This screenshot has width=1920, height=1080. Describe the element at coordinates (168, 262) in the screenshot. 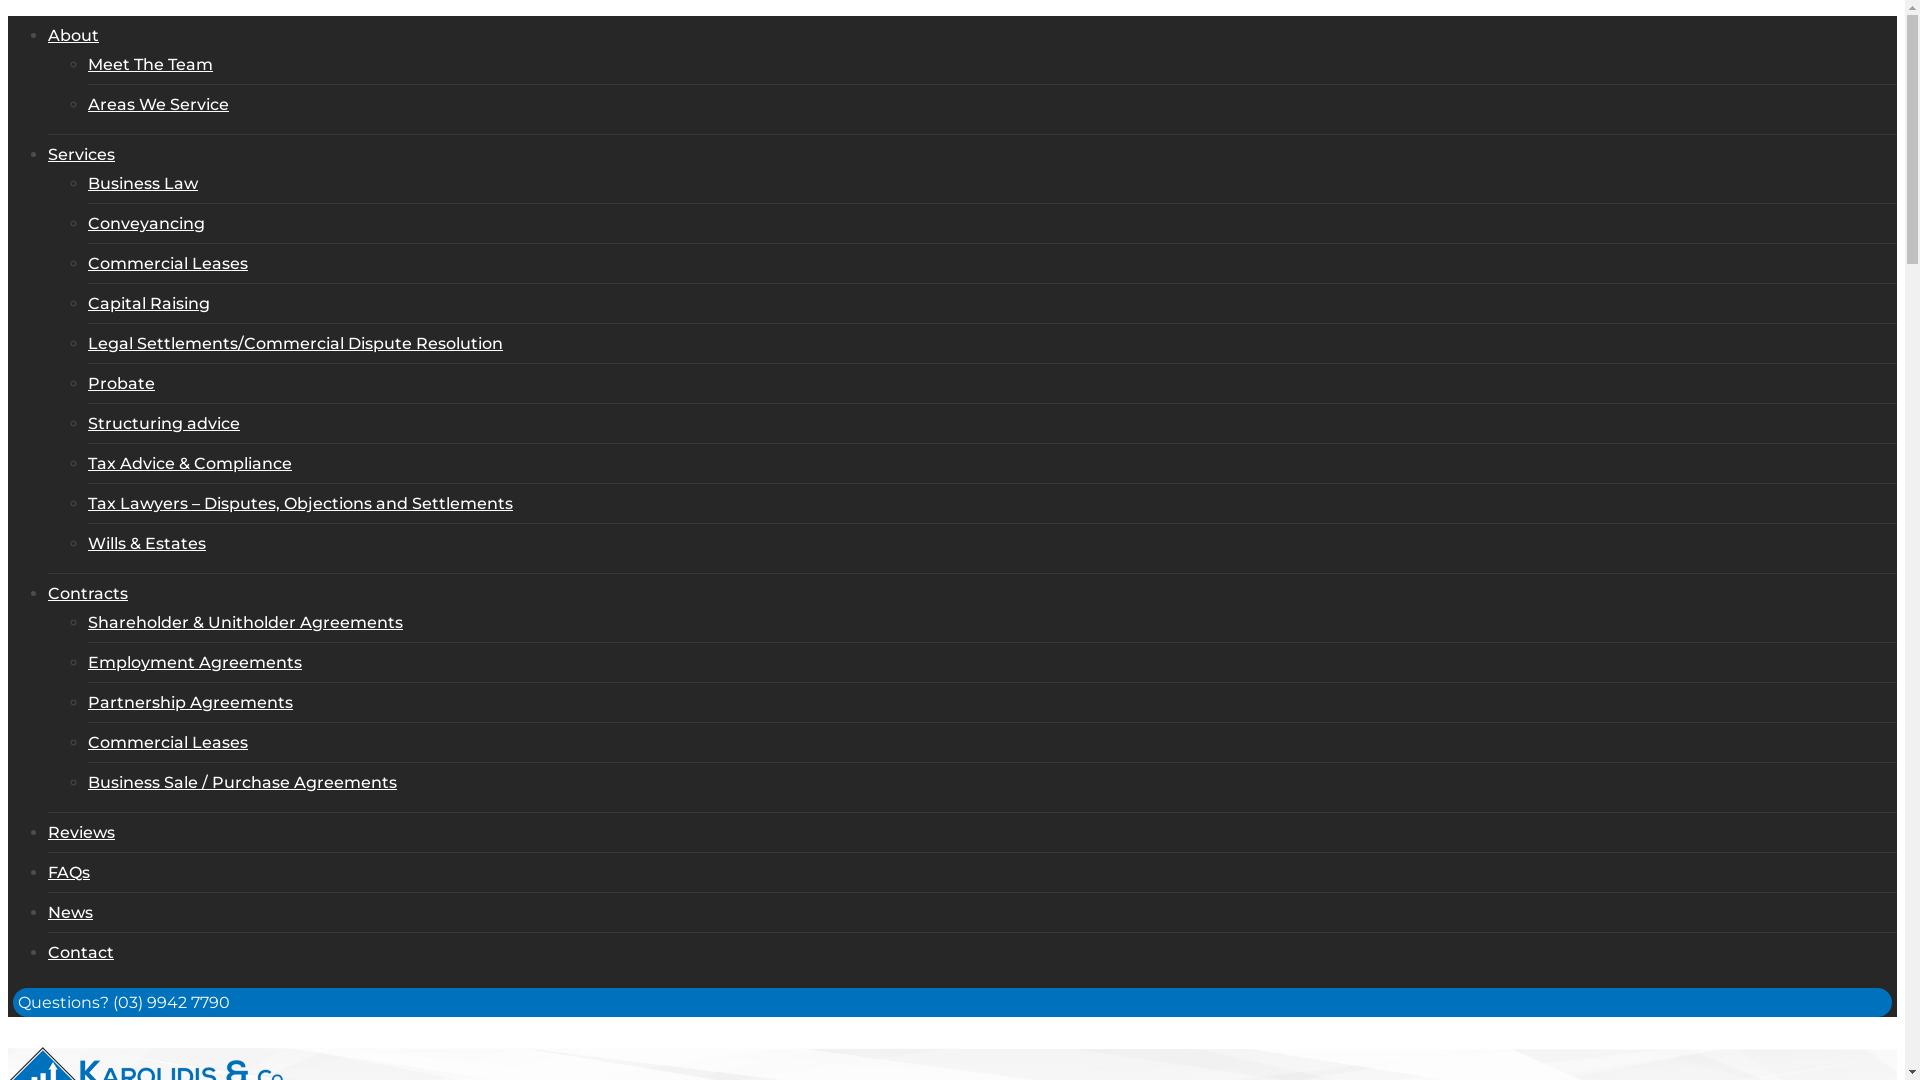

I see `'Commercial Leases'` at that location.